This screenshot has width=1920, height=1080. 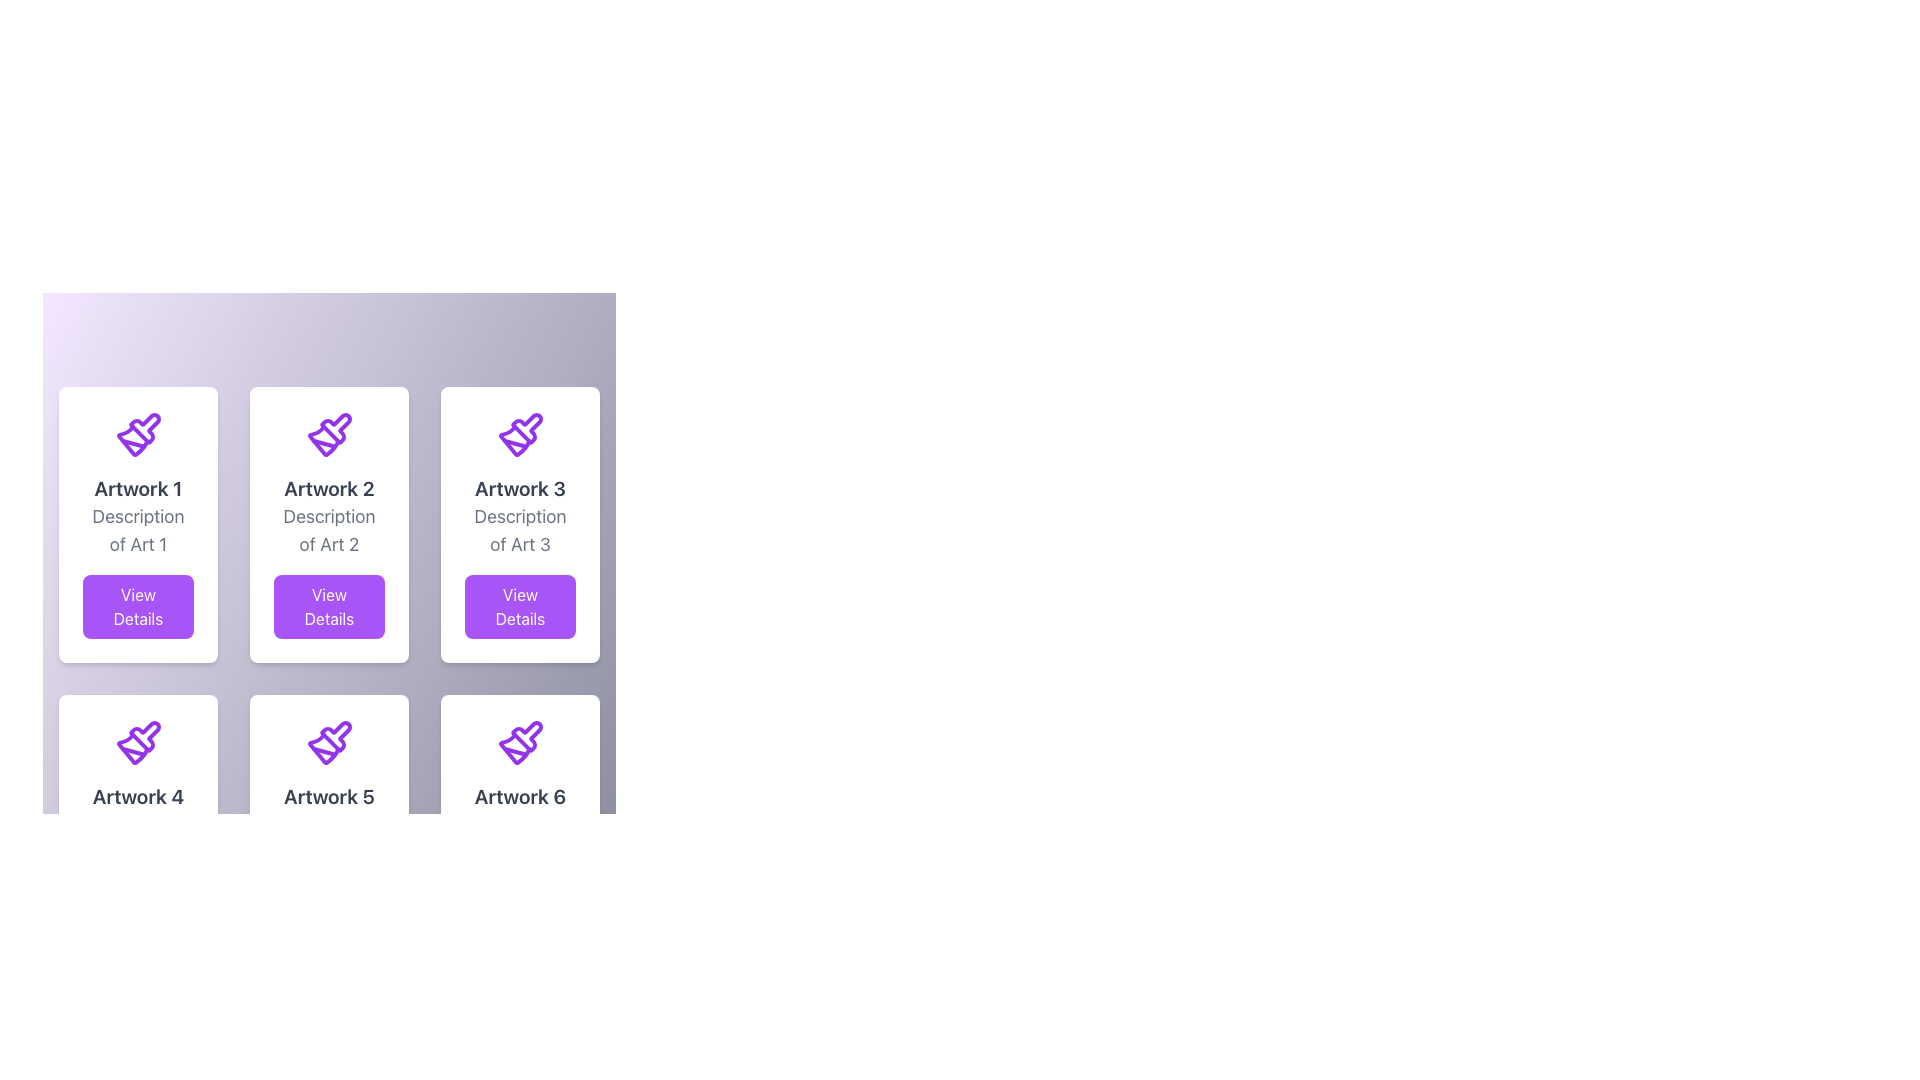 I want to click on the textual label displaying 'Artwork 6', which is styled with a large and bold gray font, located in the last column of the second row in a 3x2 grid of cards, so click(x=520, y=796).